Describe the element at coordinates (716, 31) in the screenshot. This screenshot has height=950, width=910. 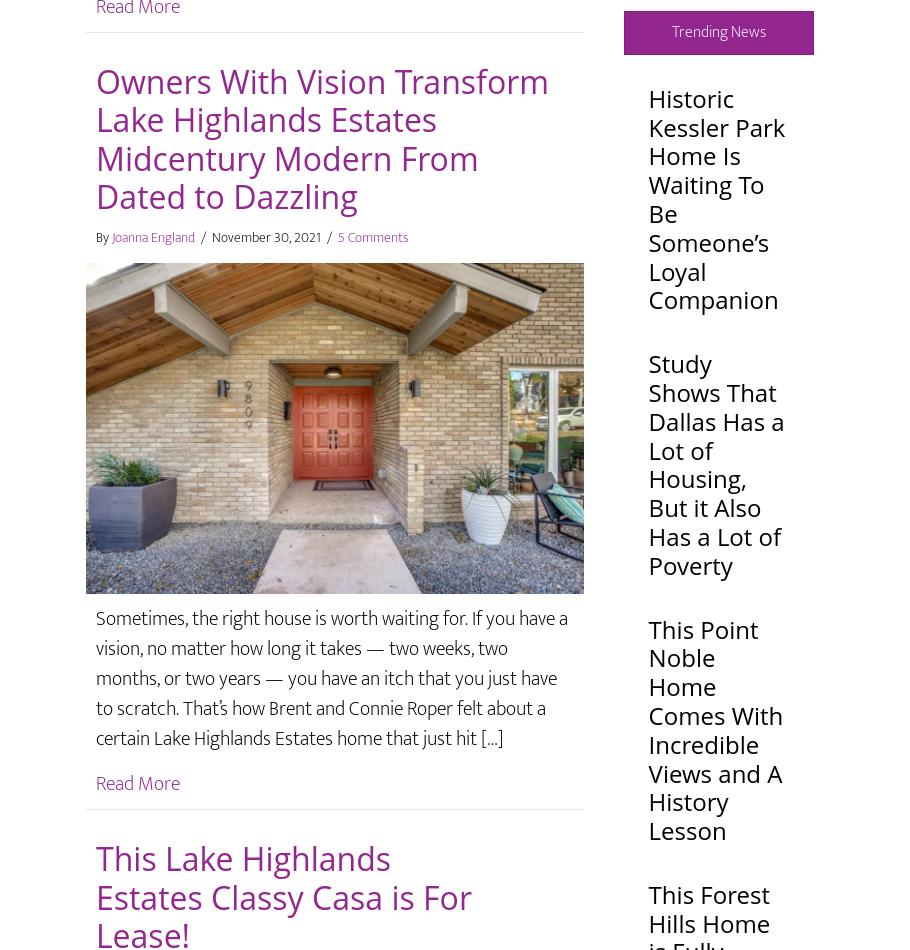
I see `'Trending News'` at that location.